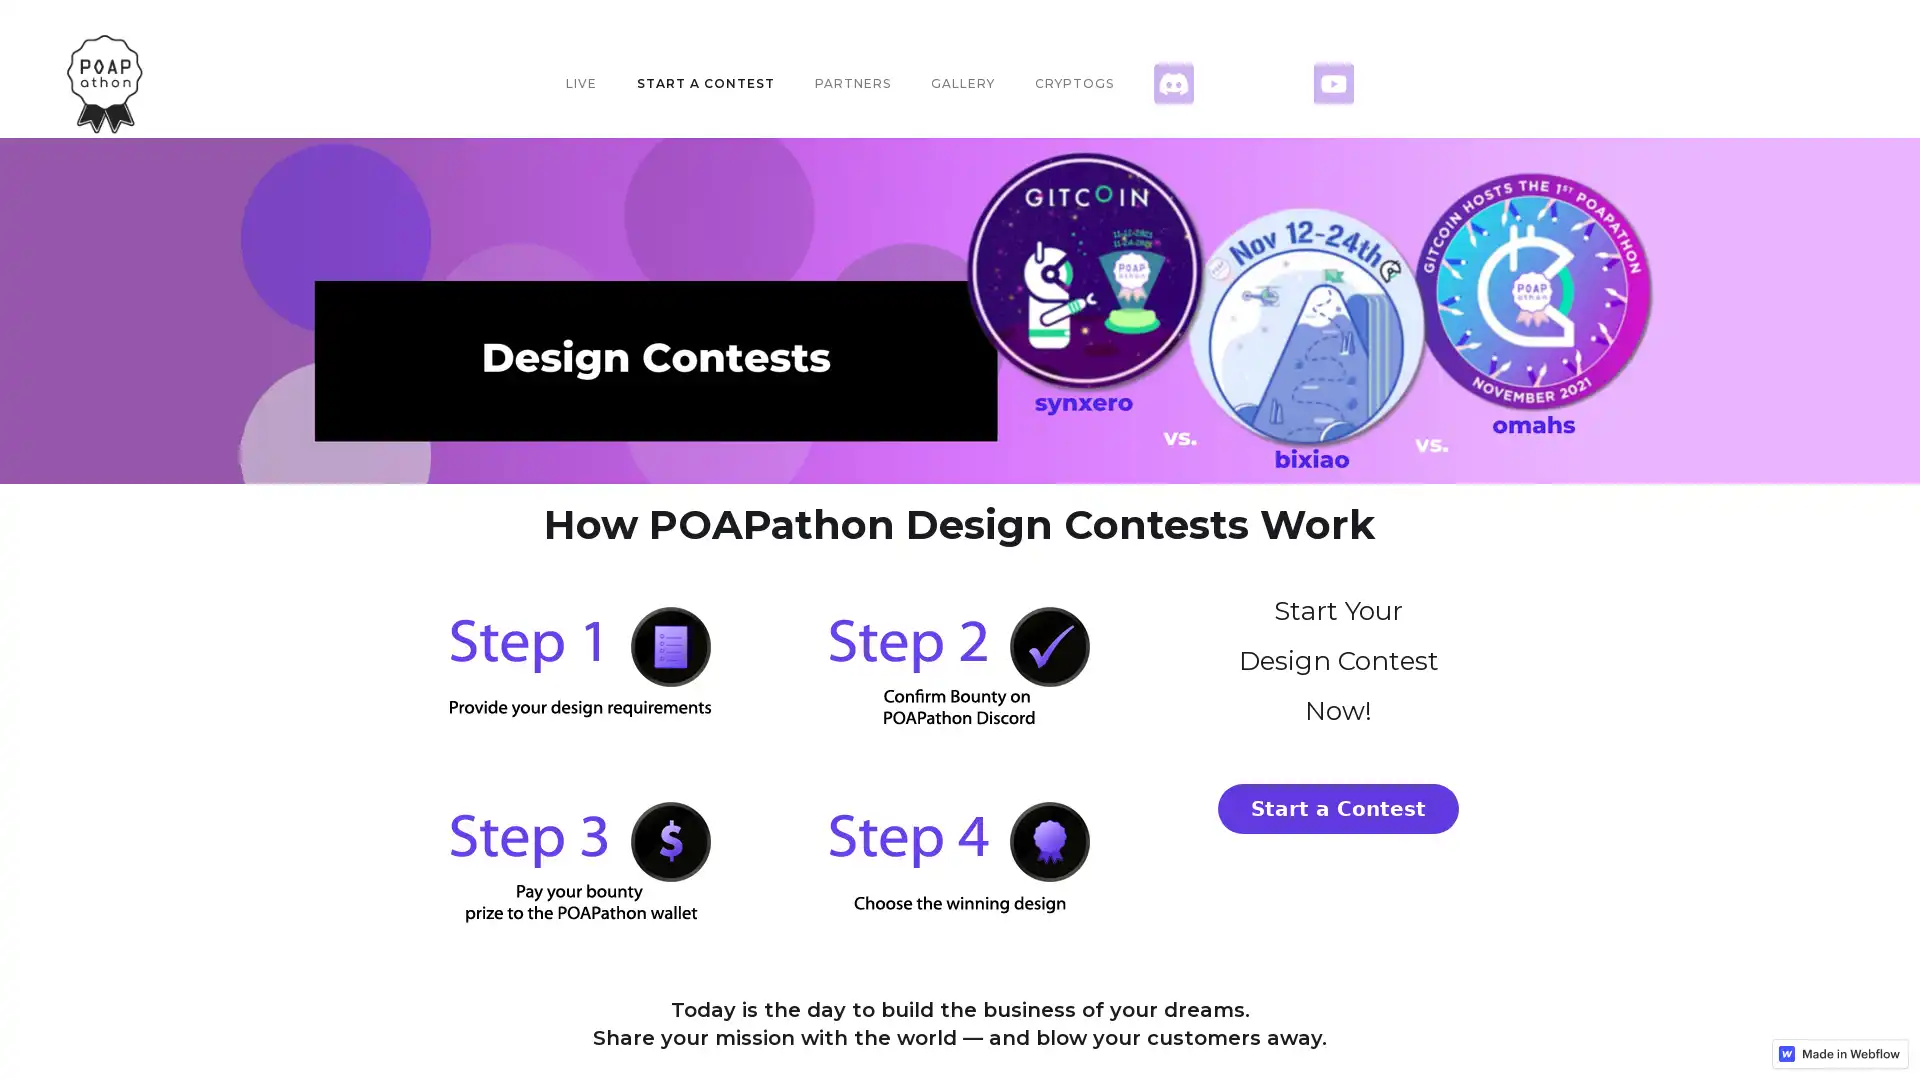  Describe the element at coordinates (1338, 808) in the screenshot. I see `Start a Contest` at that location.